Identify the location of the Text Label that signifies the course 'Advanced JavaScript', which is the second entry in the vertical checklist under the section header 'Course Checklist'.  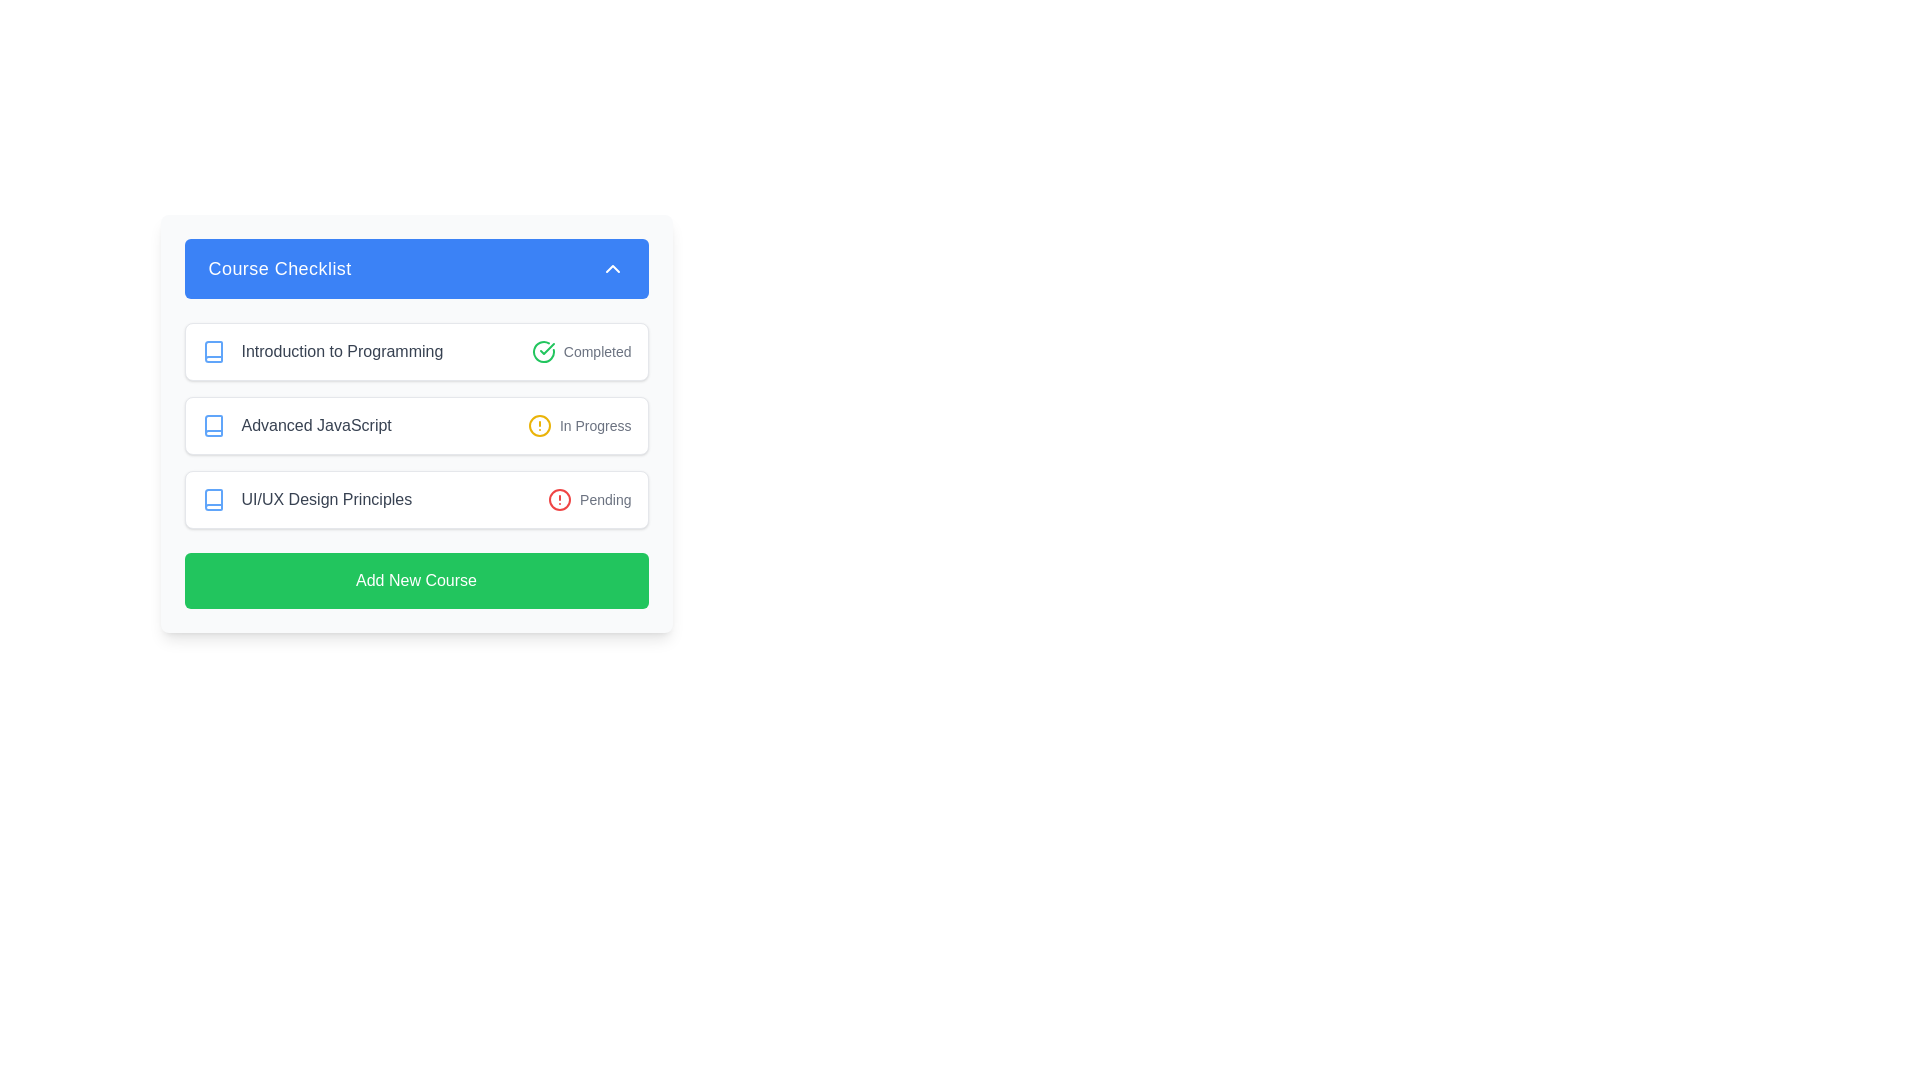
(315, 424).